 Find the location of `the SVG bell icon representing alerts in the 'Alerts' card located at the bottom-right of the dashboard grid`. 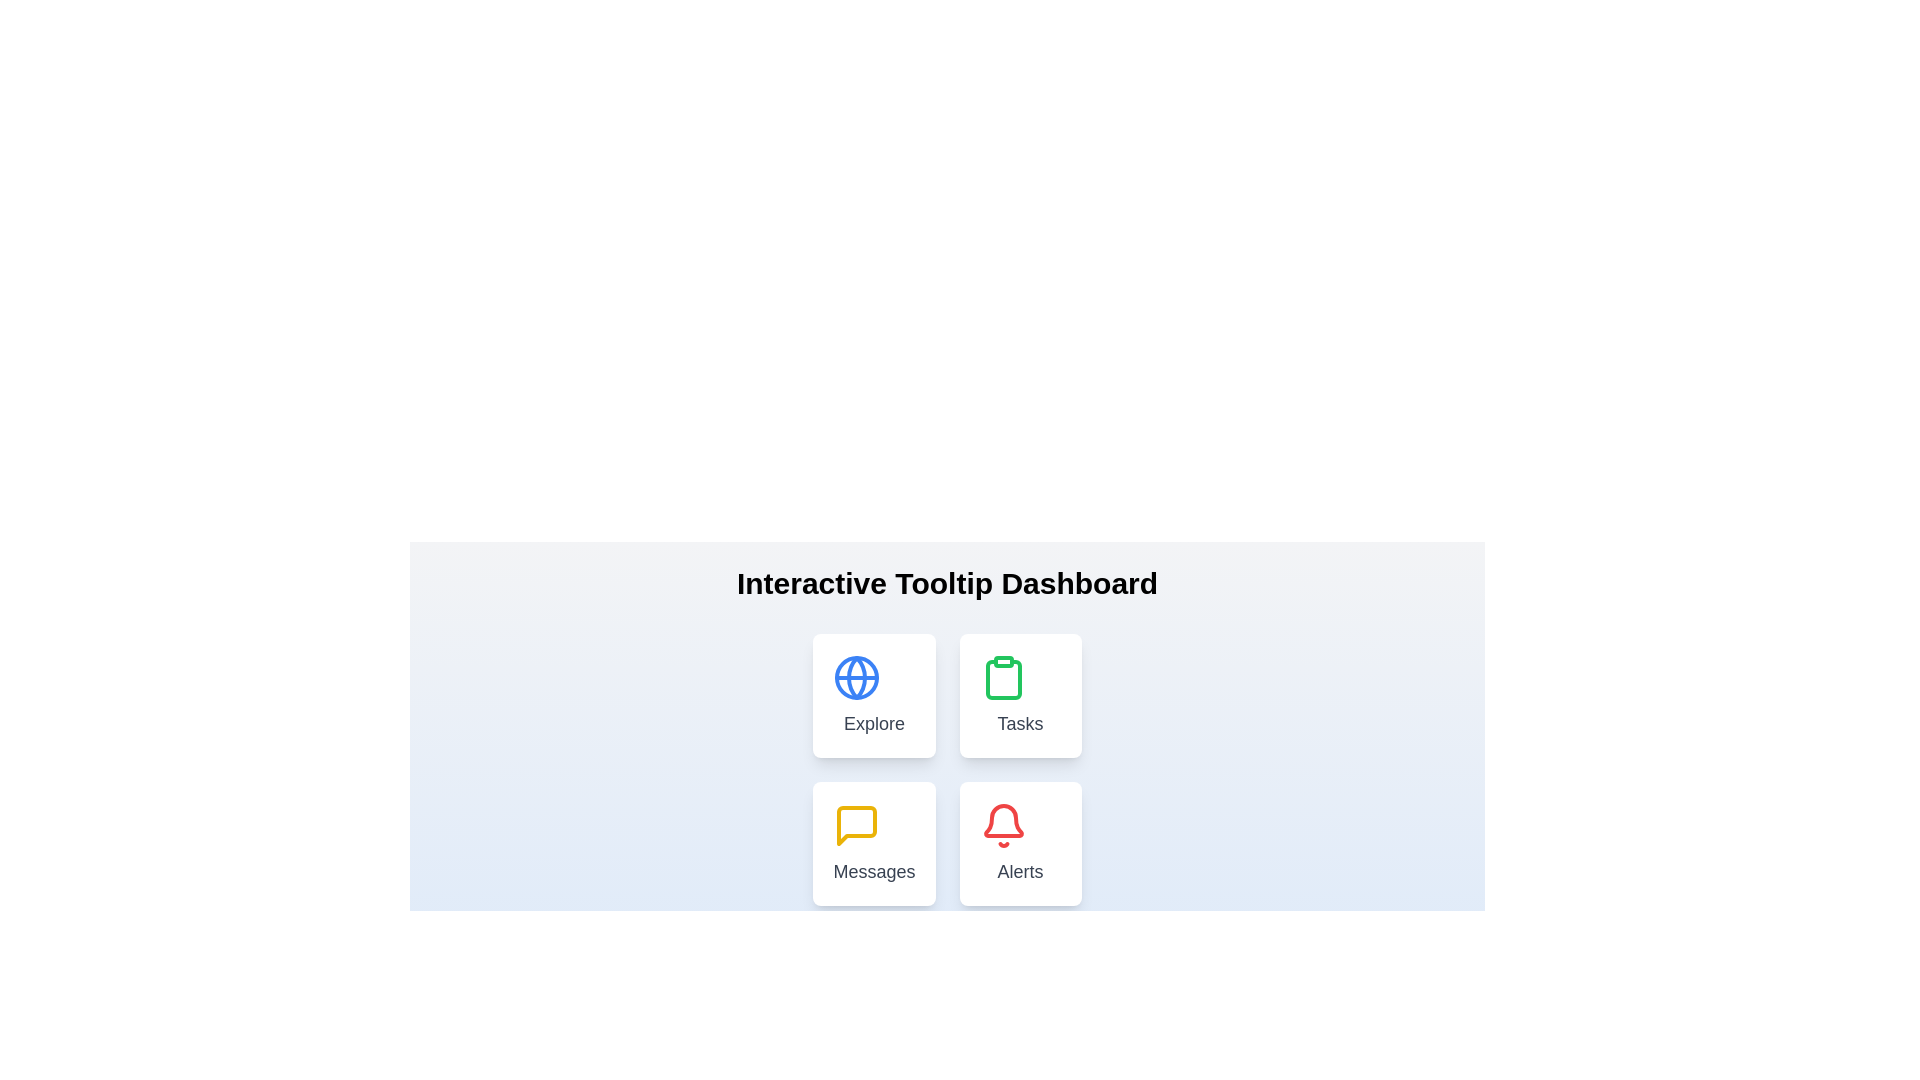

the SVG bell icon representing alerts in the 'Alerts' card located at the bottom-right of the dashboard grid is located at coordinates (1003, 821).